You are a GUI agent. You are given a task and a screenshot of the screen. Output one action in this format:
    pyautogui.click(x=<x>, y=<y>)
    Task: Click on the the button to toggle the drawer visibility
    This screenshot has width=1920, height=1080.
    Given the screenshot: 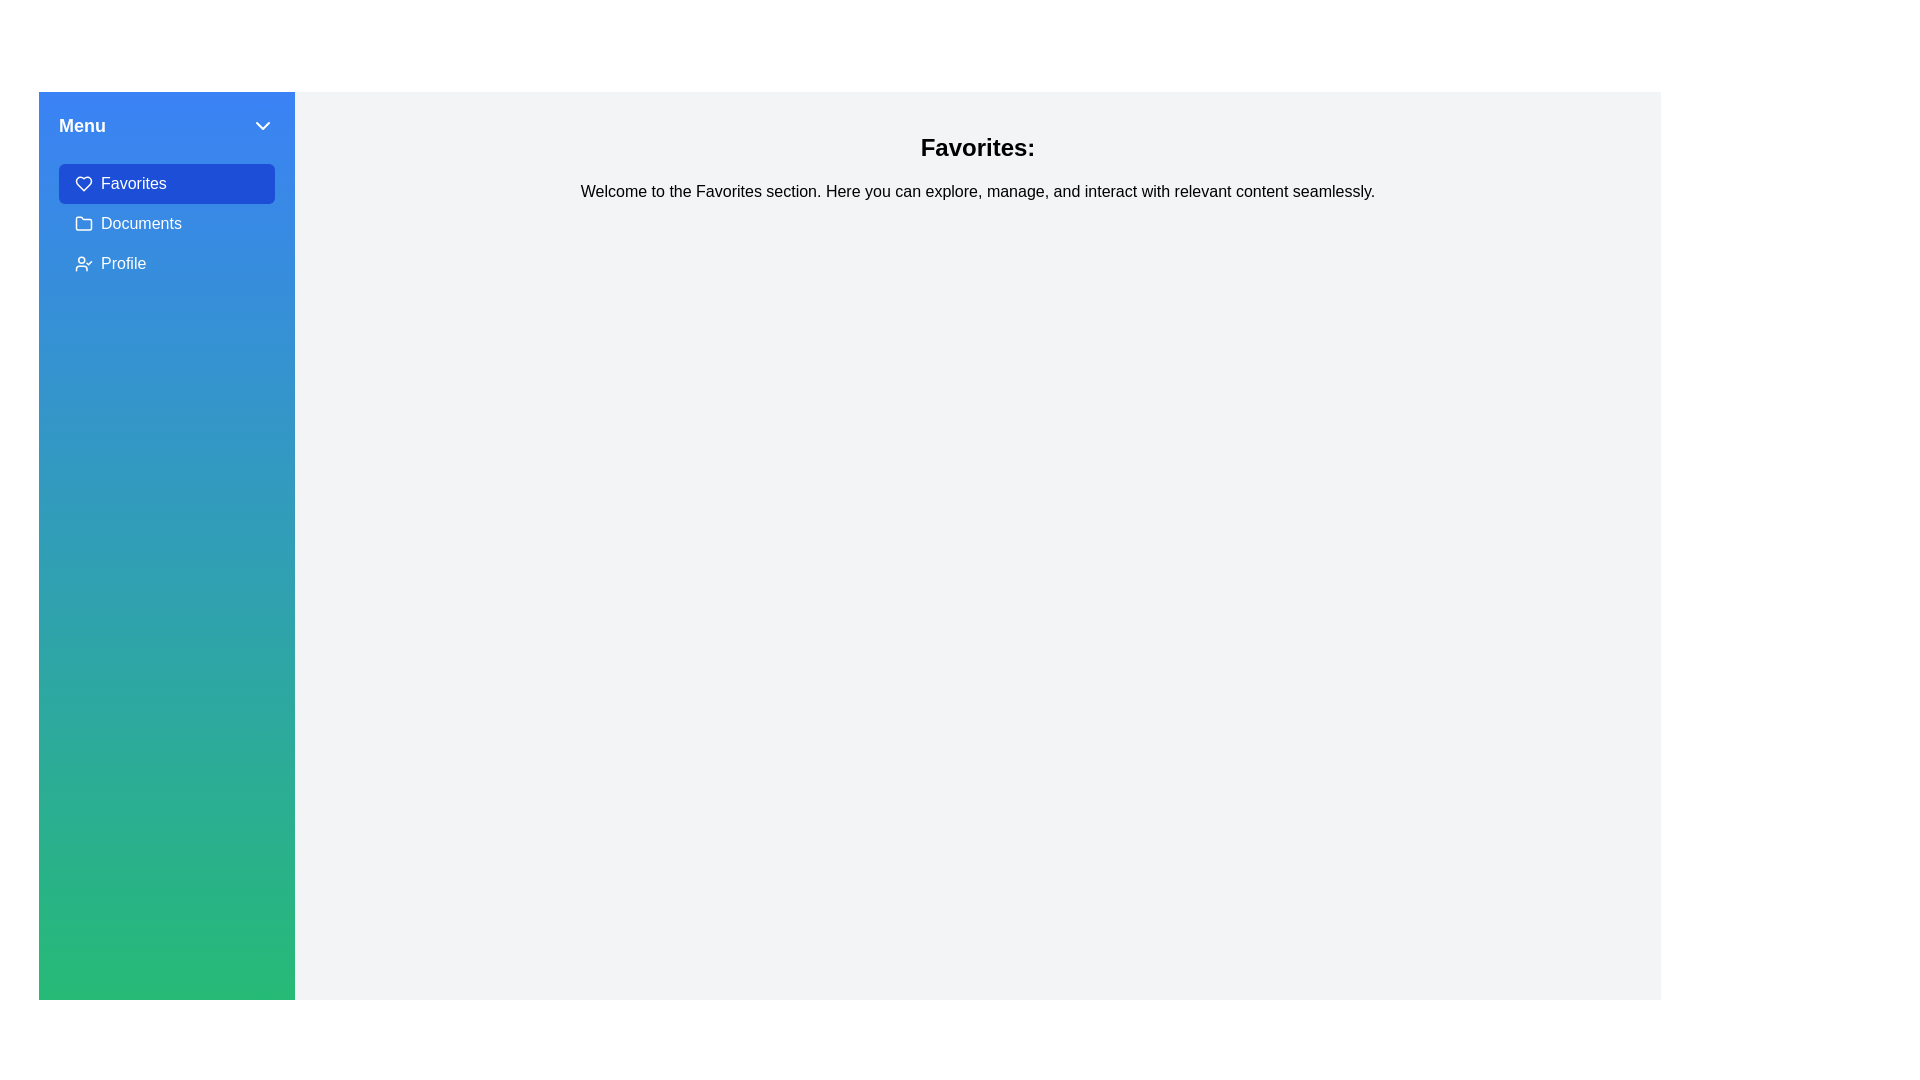 What is the action you would take?
    pyautogui.click(x=262, y=126)
    